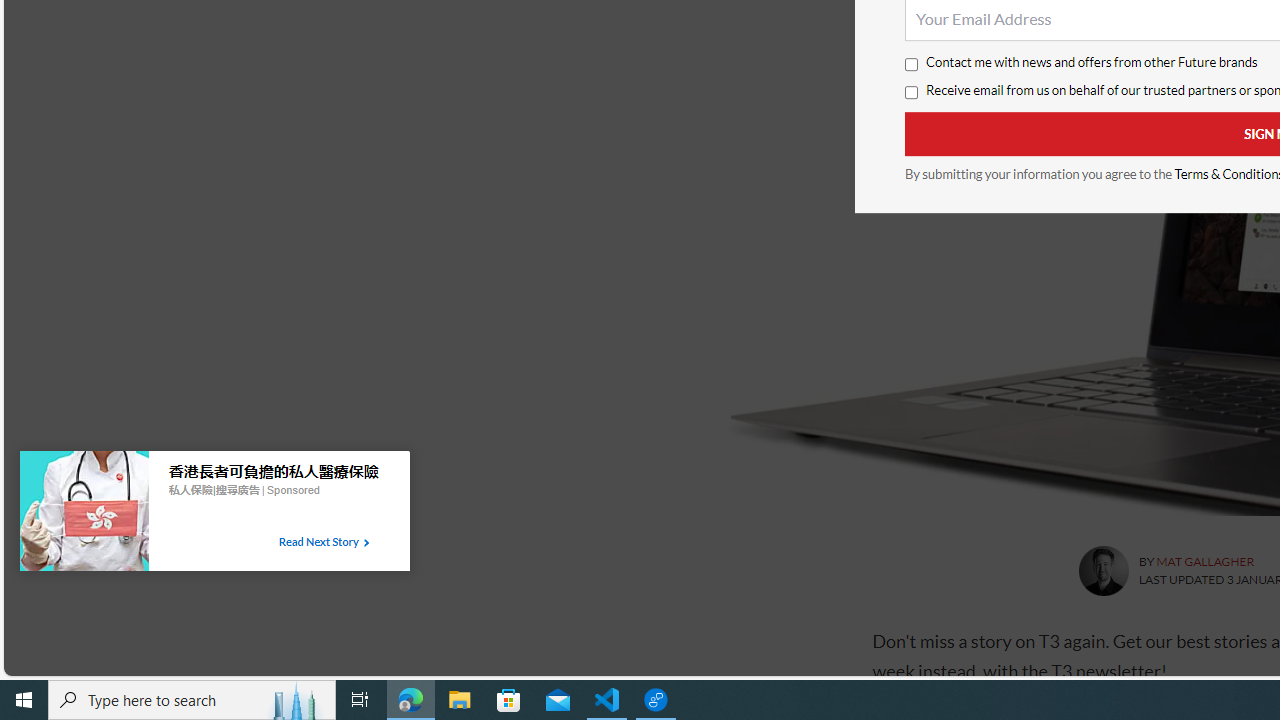 Image resolution: width=1280 pixels, height=720 pixels. Describe the element at coordinates (1204, 561) in the screenshot. I see `'MAT GALLAGHER'` at that location.